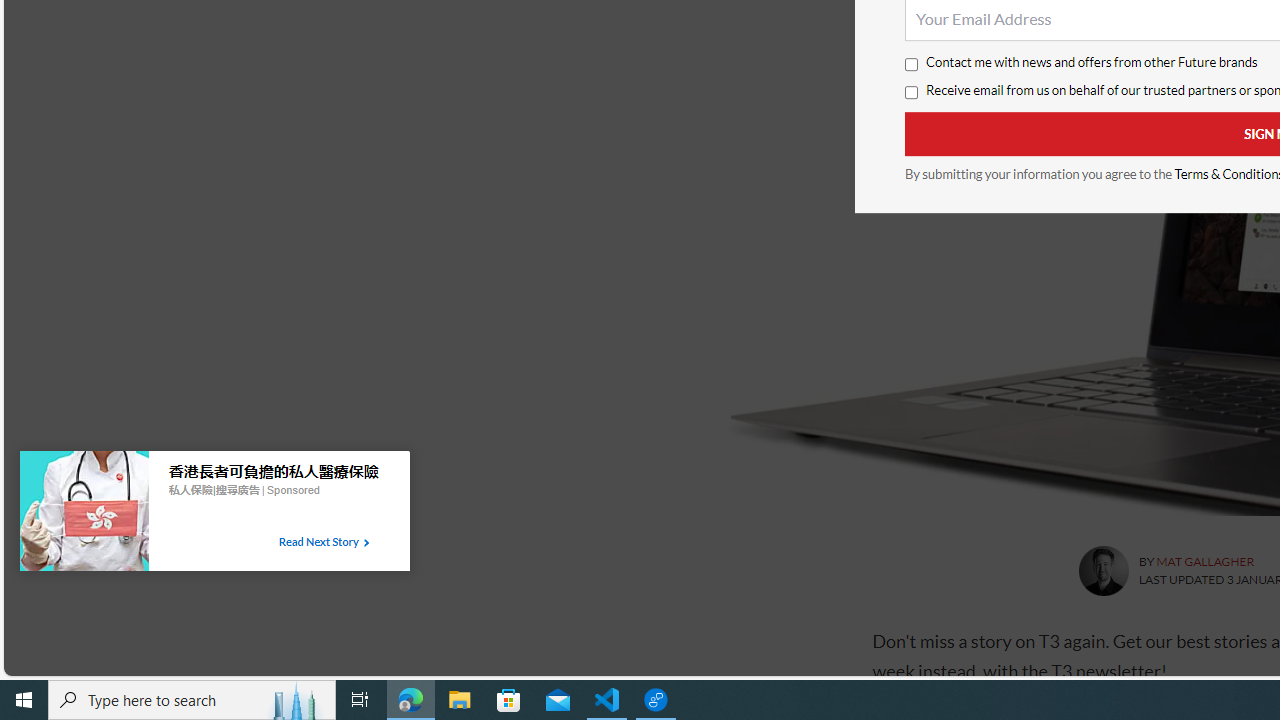 Image resolution: width=1280 pixels, height=720 pixels. Describe the element at coordinates (1204, 561) in the screenshot. I see `'MAT GALLAGHER'` at that location.